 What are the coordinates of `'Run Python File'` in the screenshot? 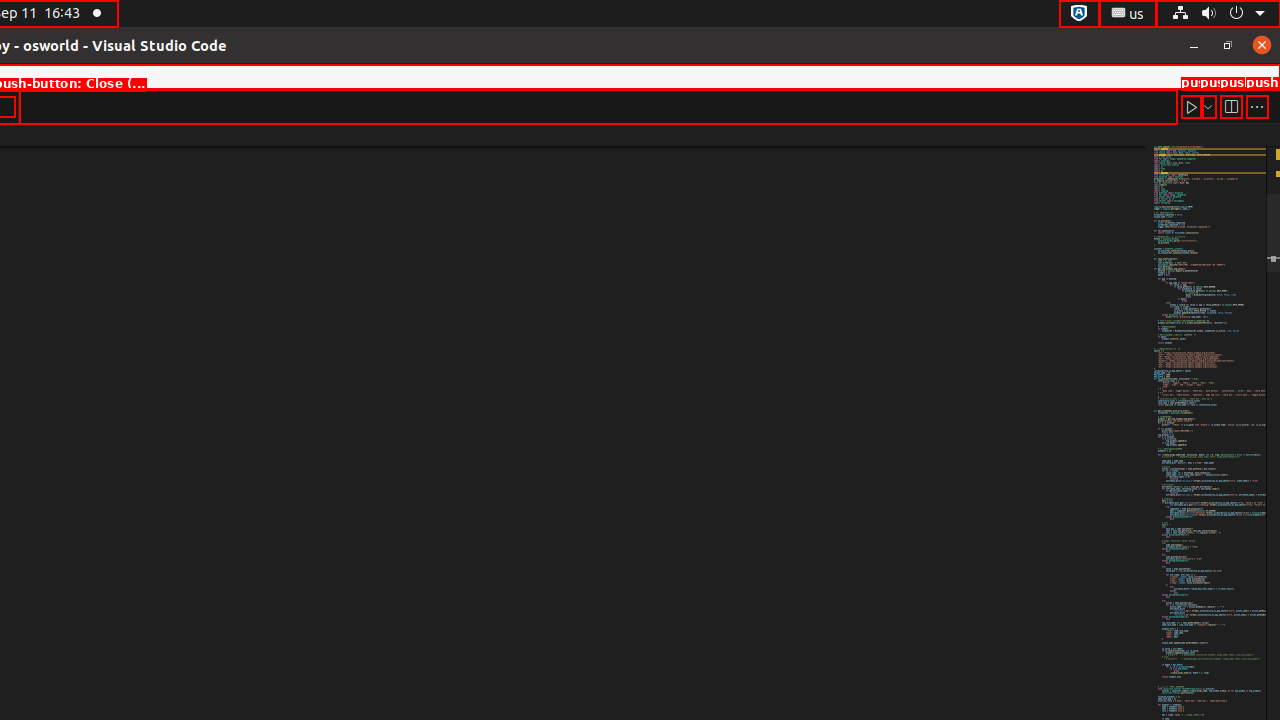 It's located at (1191, 106).